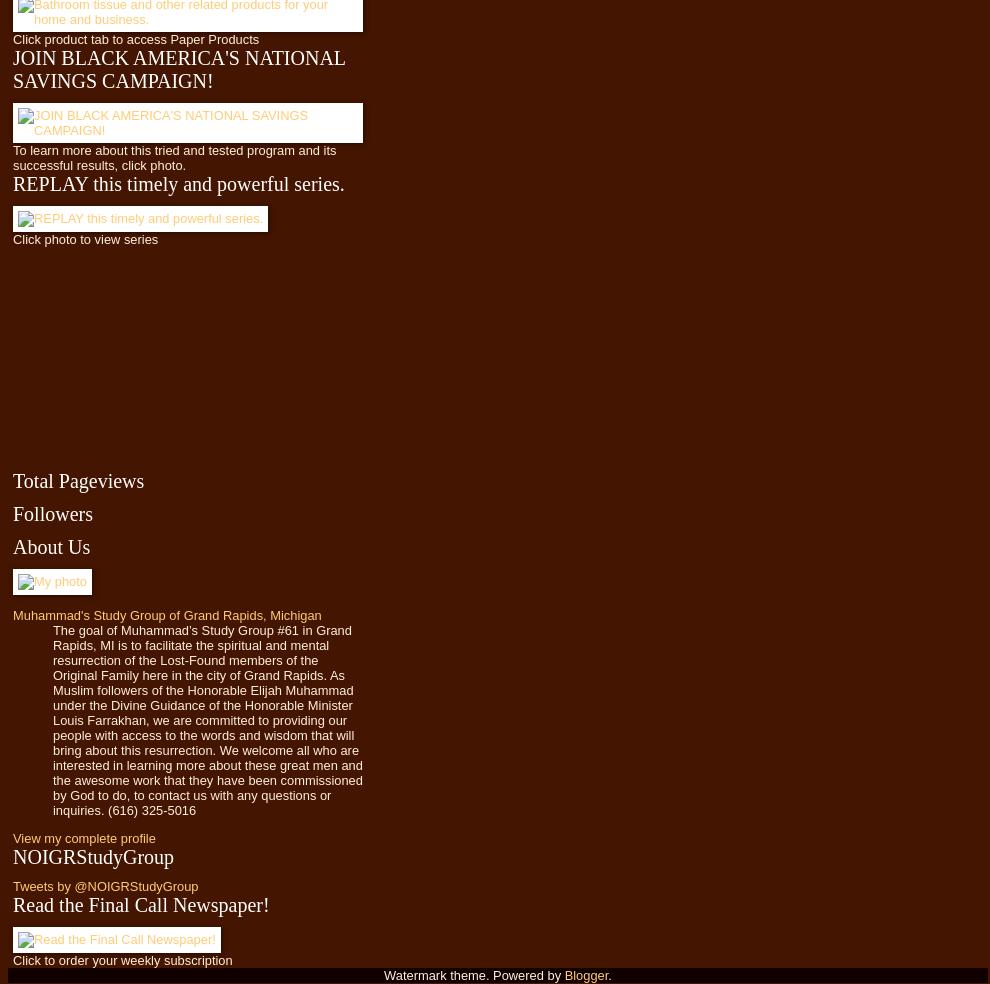 This screenshot has height=984, width=990. I want to click on 'Read the Final Call Newspaper!', so click(139, 904).